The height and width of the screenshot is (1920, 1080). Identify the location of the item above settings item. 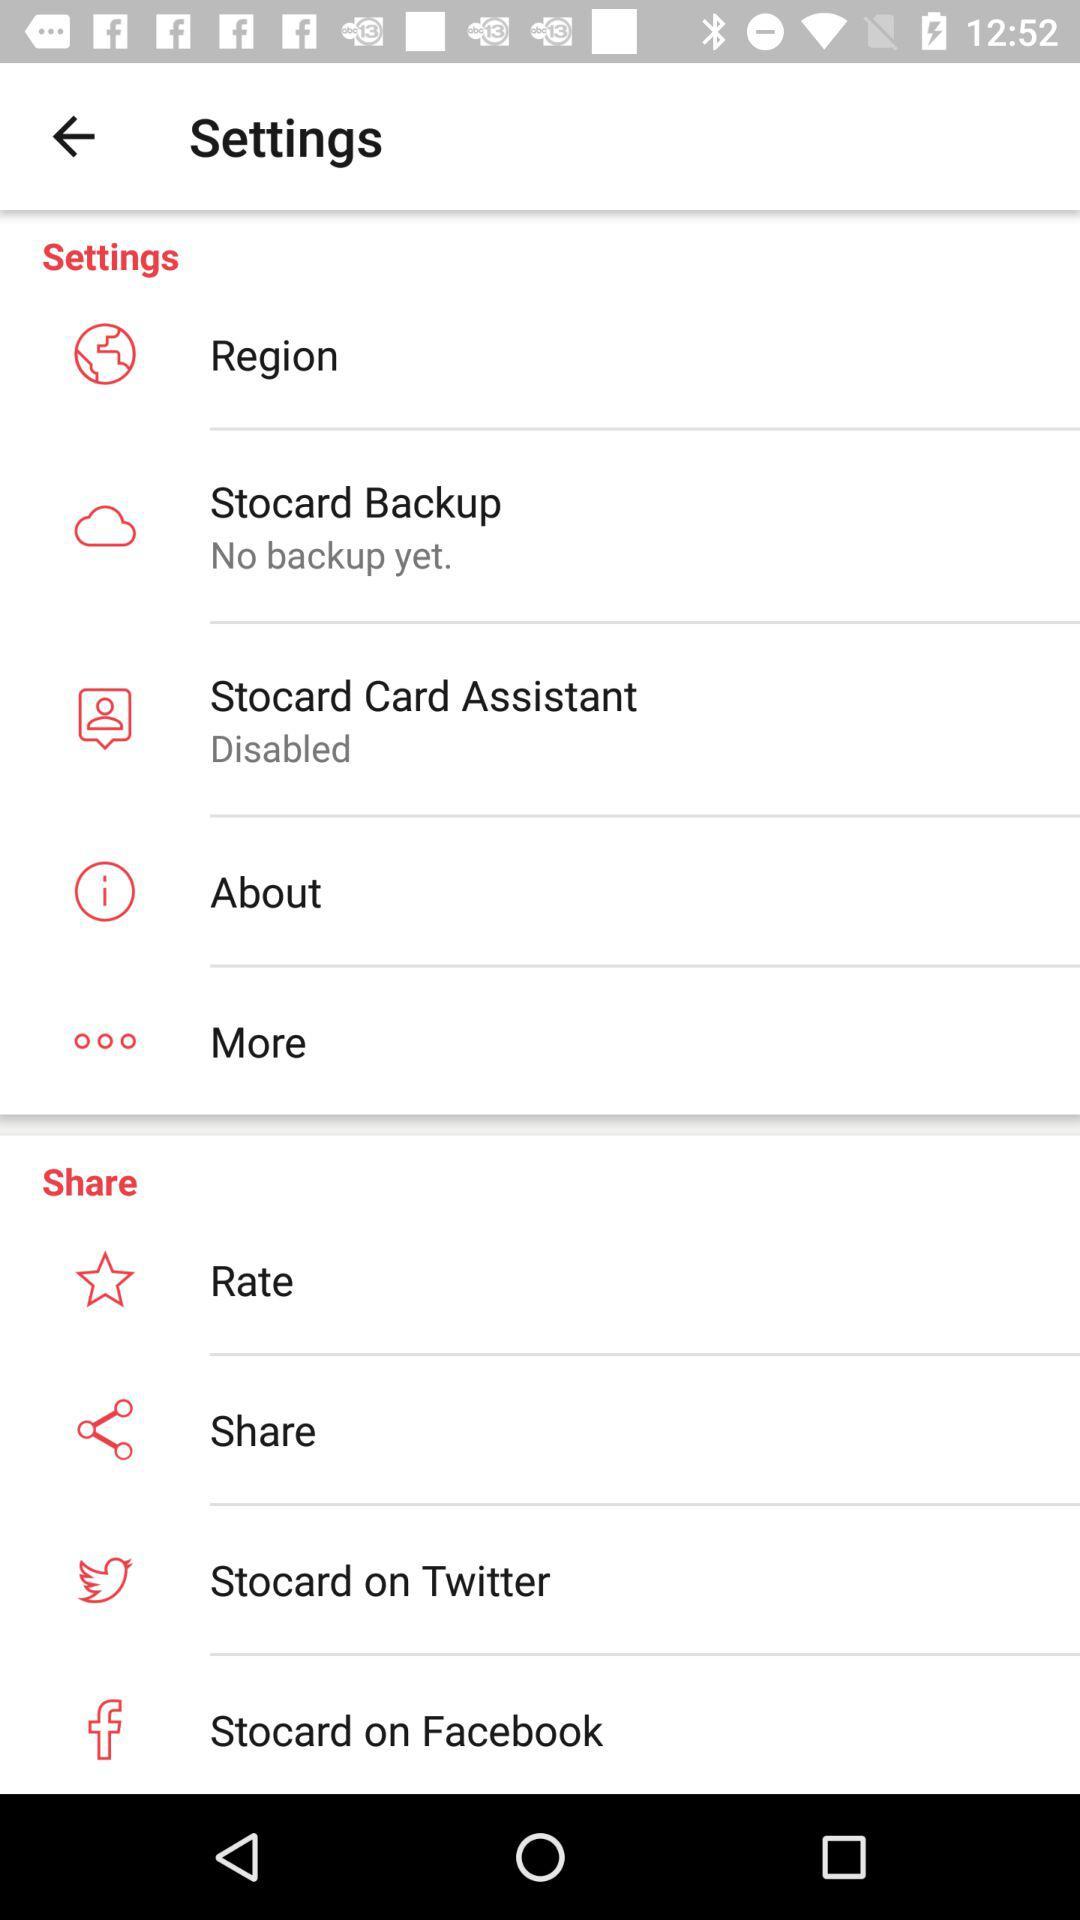
(72, 135).